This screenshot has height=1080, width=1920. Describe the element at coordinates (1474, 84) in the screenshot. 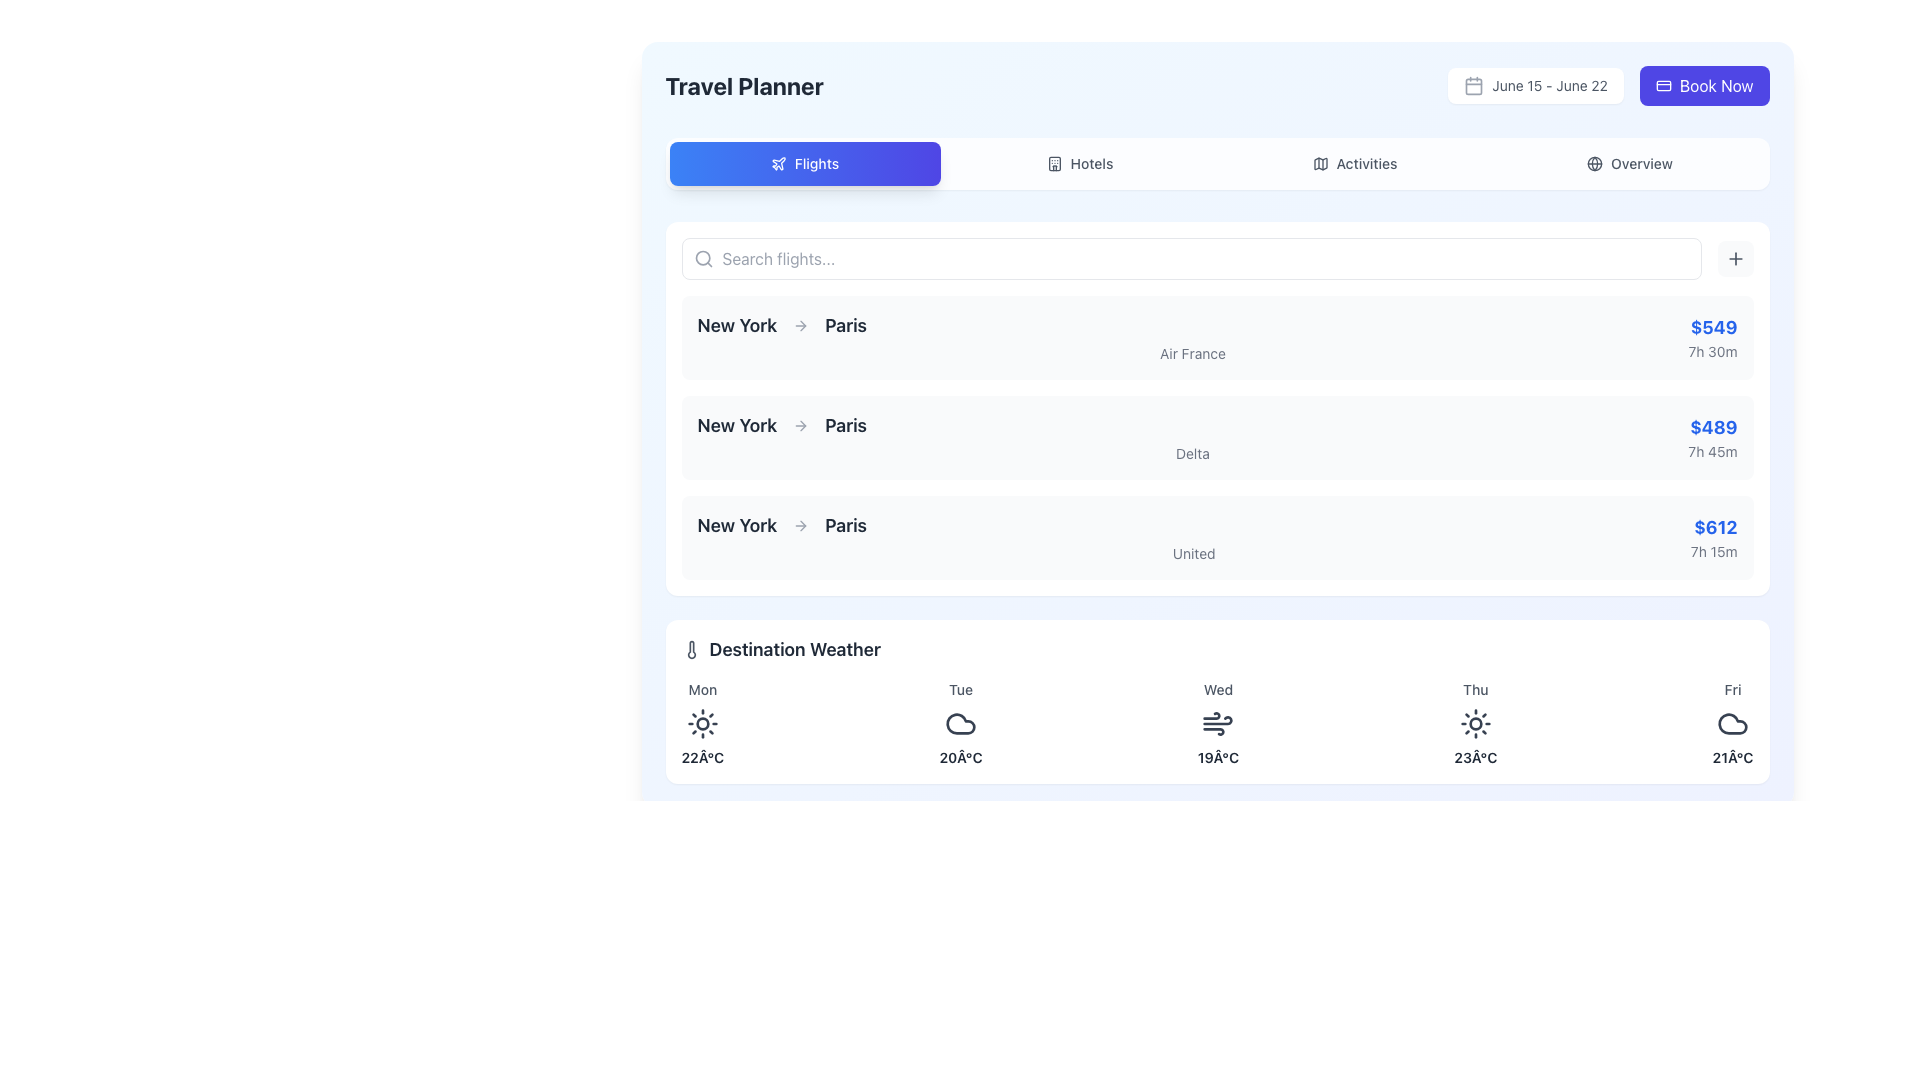

I see `the calendar icon located in the upper-right corner of the interface, positioned to the left of the date range text 'June 15 - June 22'` at that location.